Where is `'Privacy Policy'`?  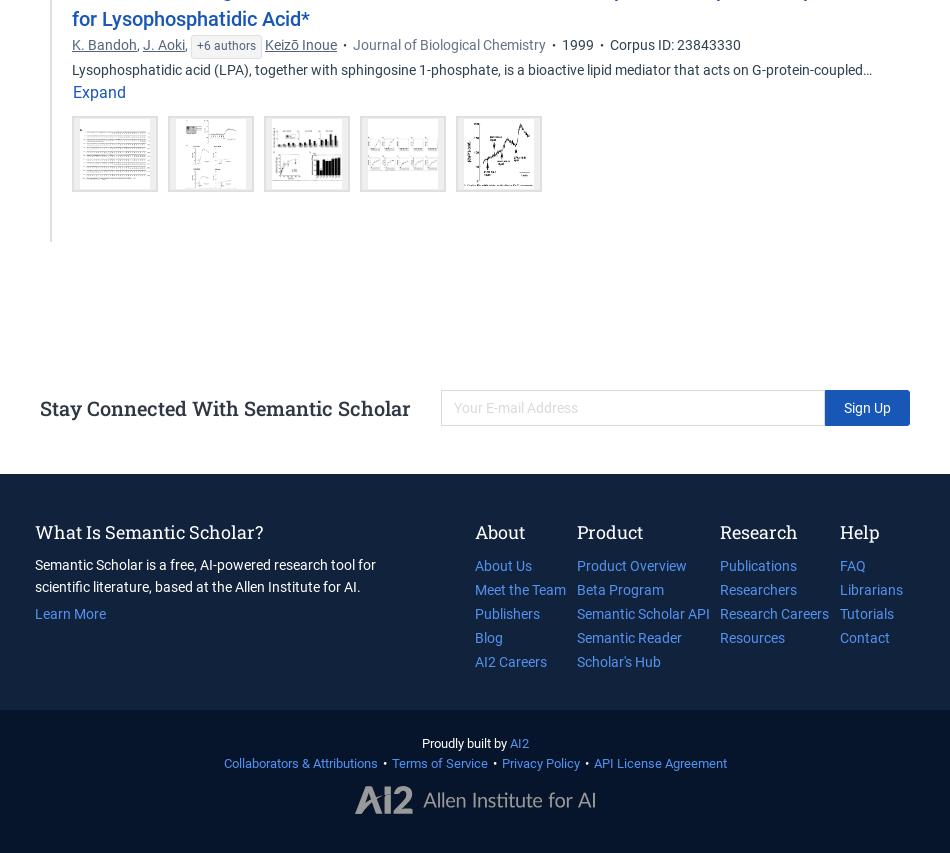
'Privacy Policy' is located at coordinates (539, 763).